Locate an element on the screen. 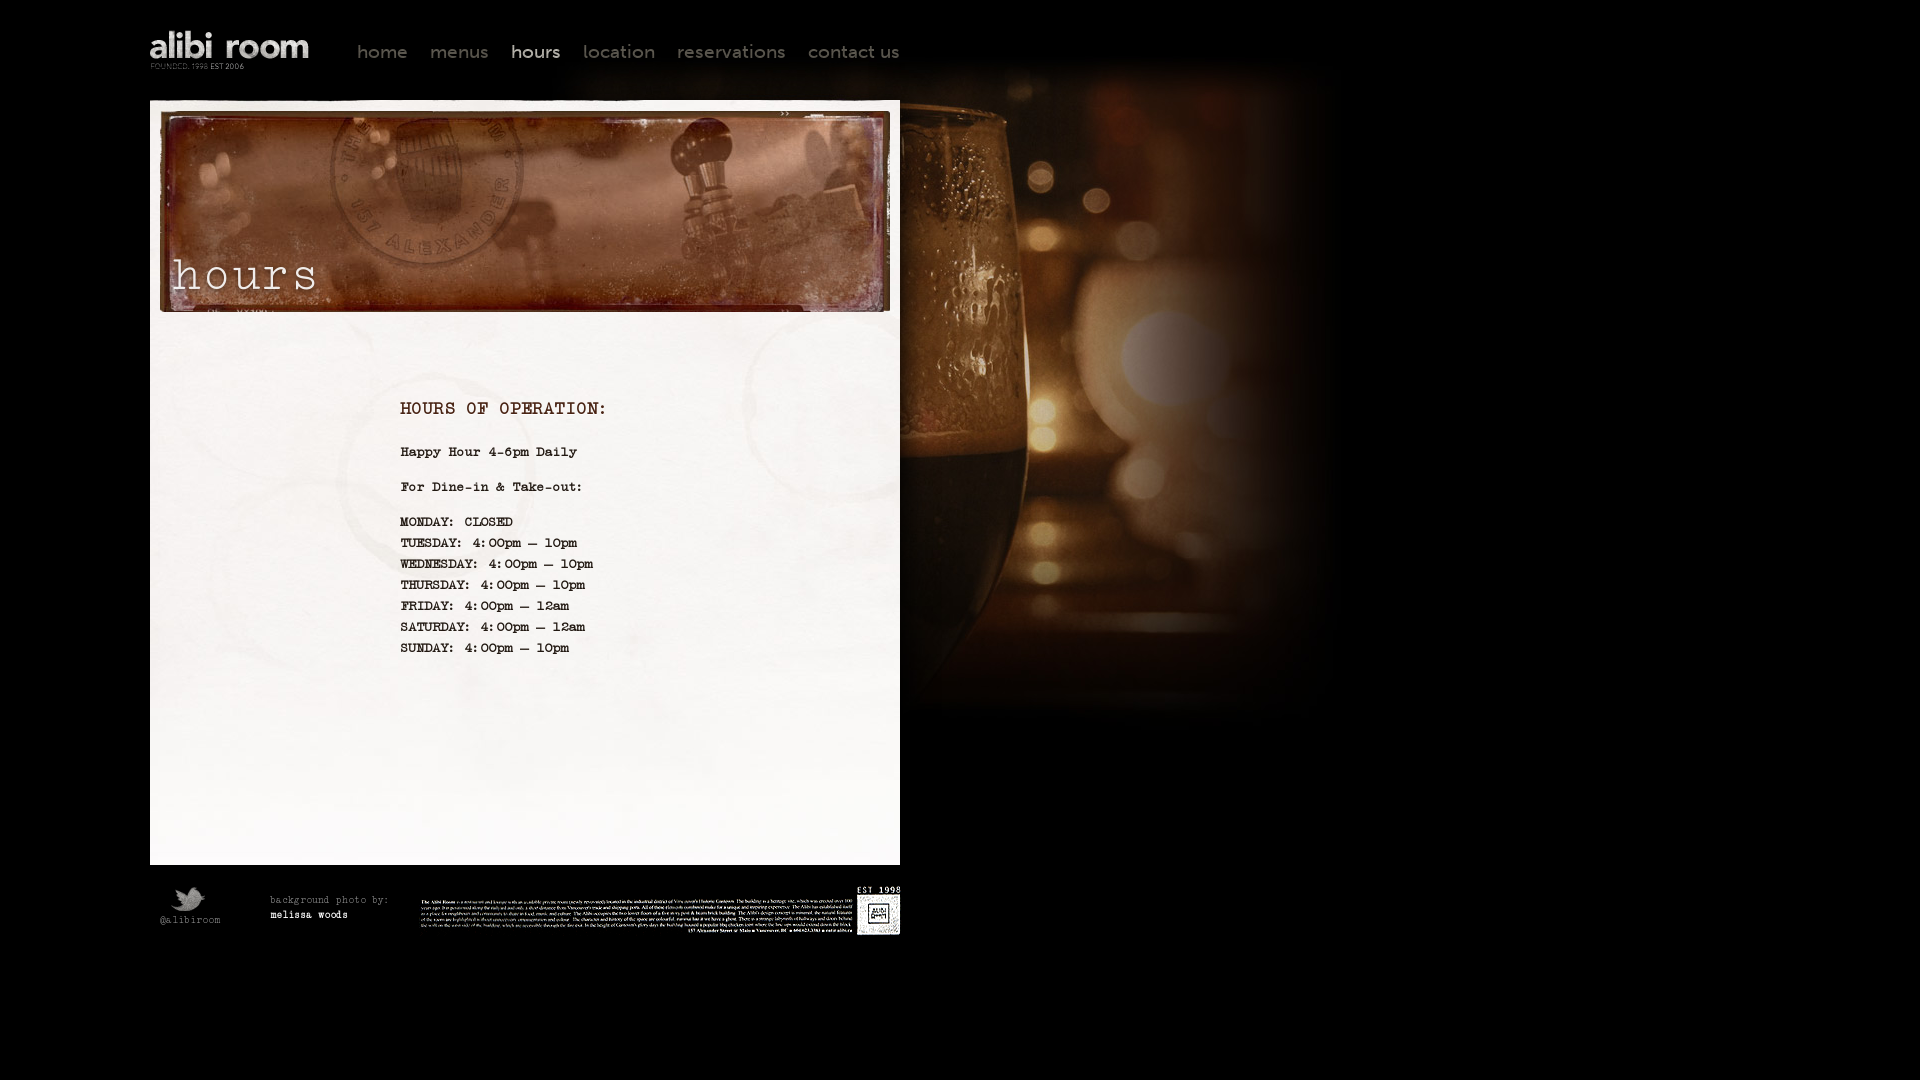 The width and height of the screenshot is (1920, 1080). '@alibiroom' is located at coordinates (185, 910).